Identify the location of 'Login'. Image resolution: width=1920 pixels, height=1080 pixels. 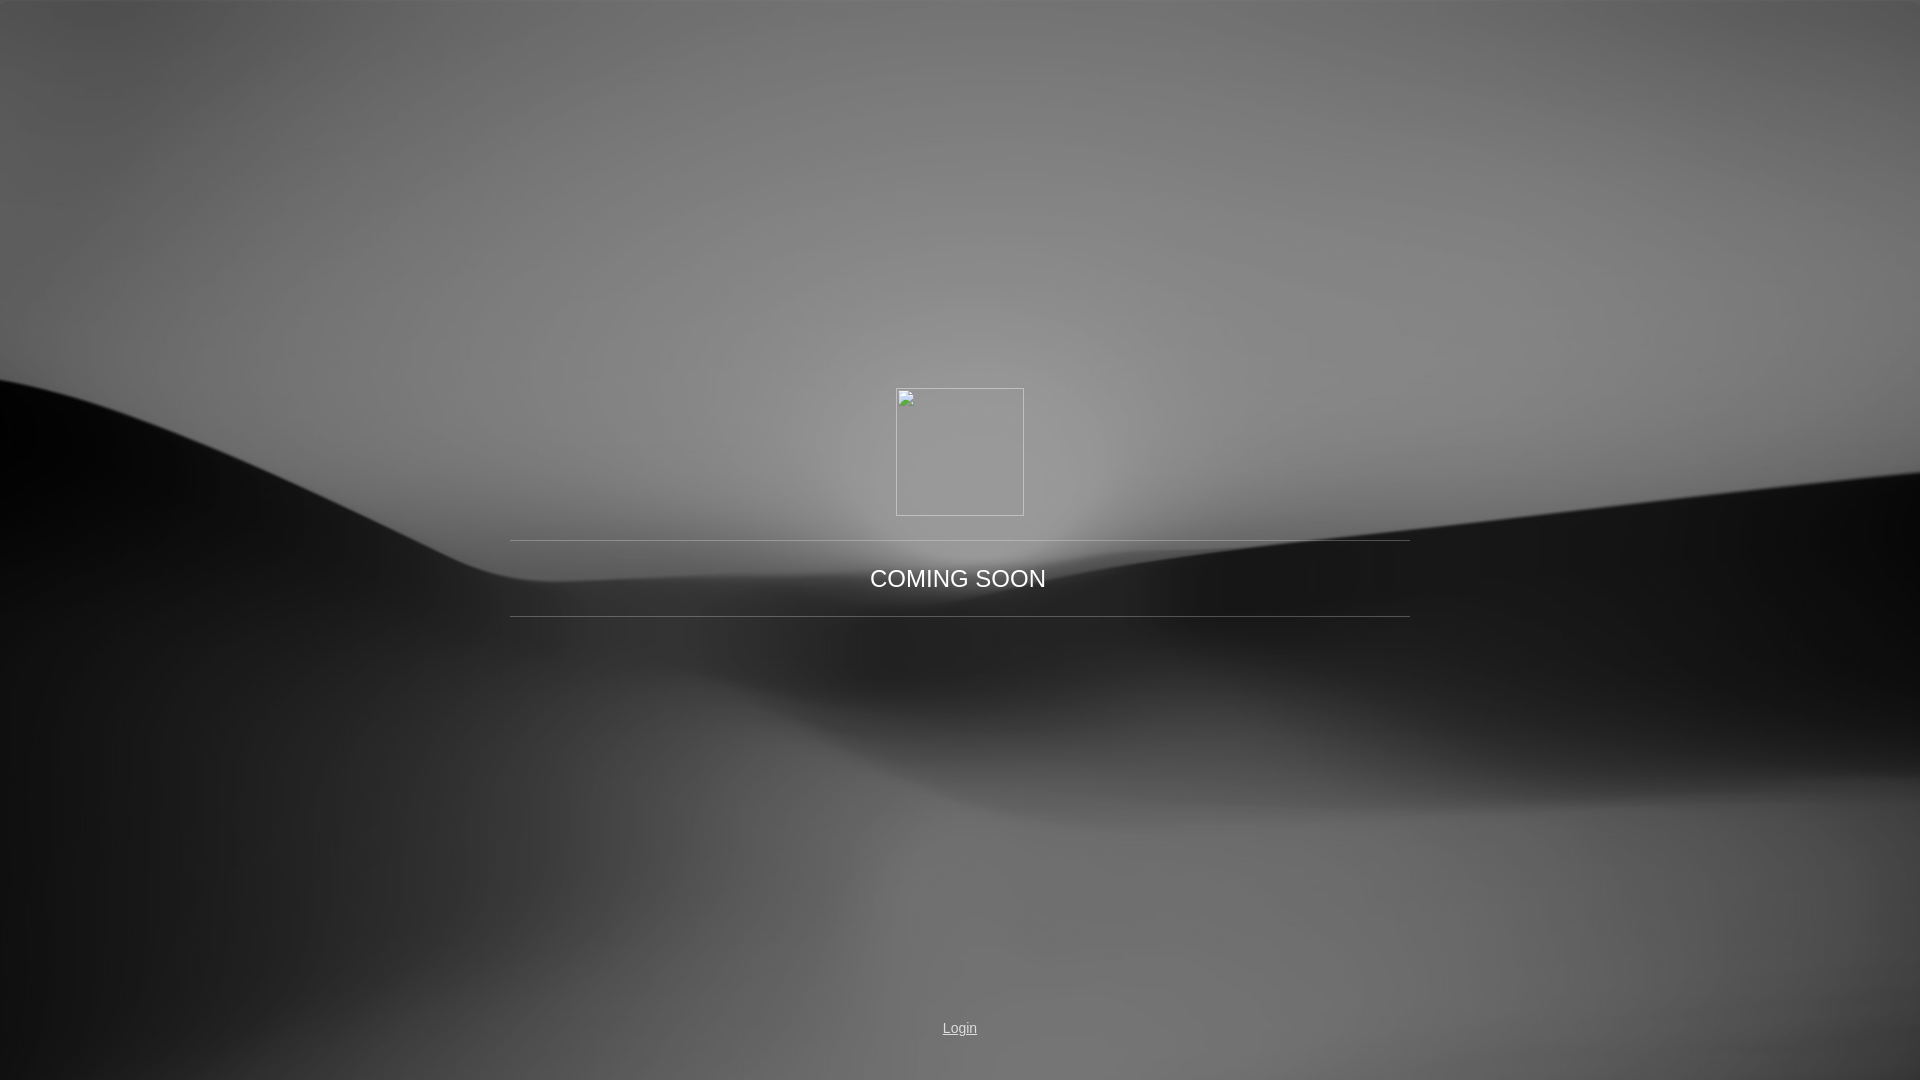
(960, 1028).